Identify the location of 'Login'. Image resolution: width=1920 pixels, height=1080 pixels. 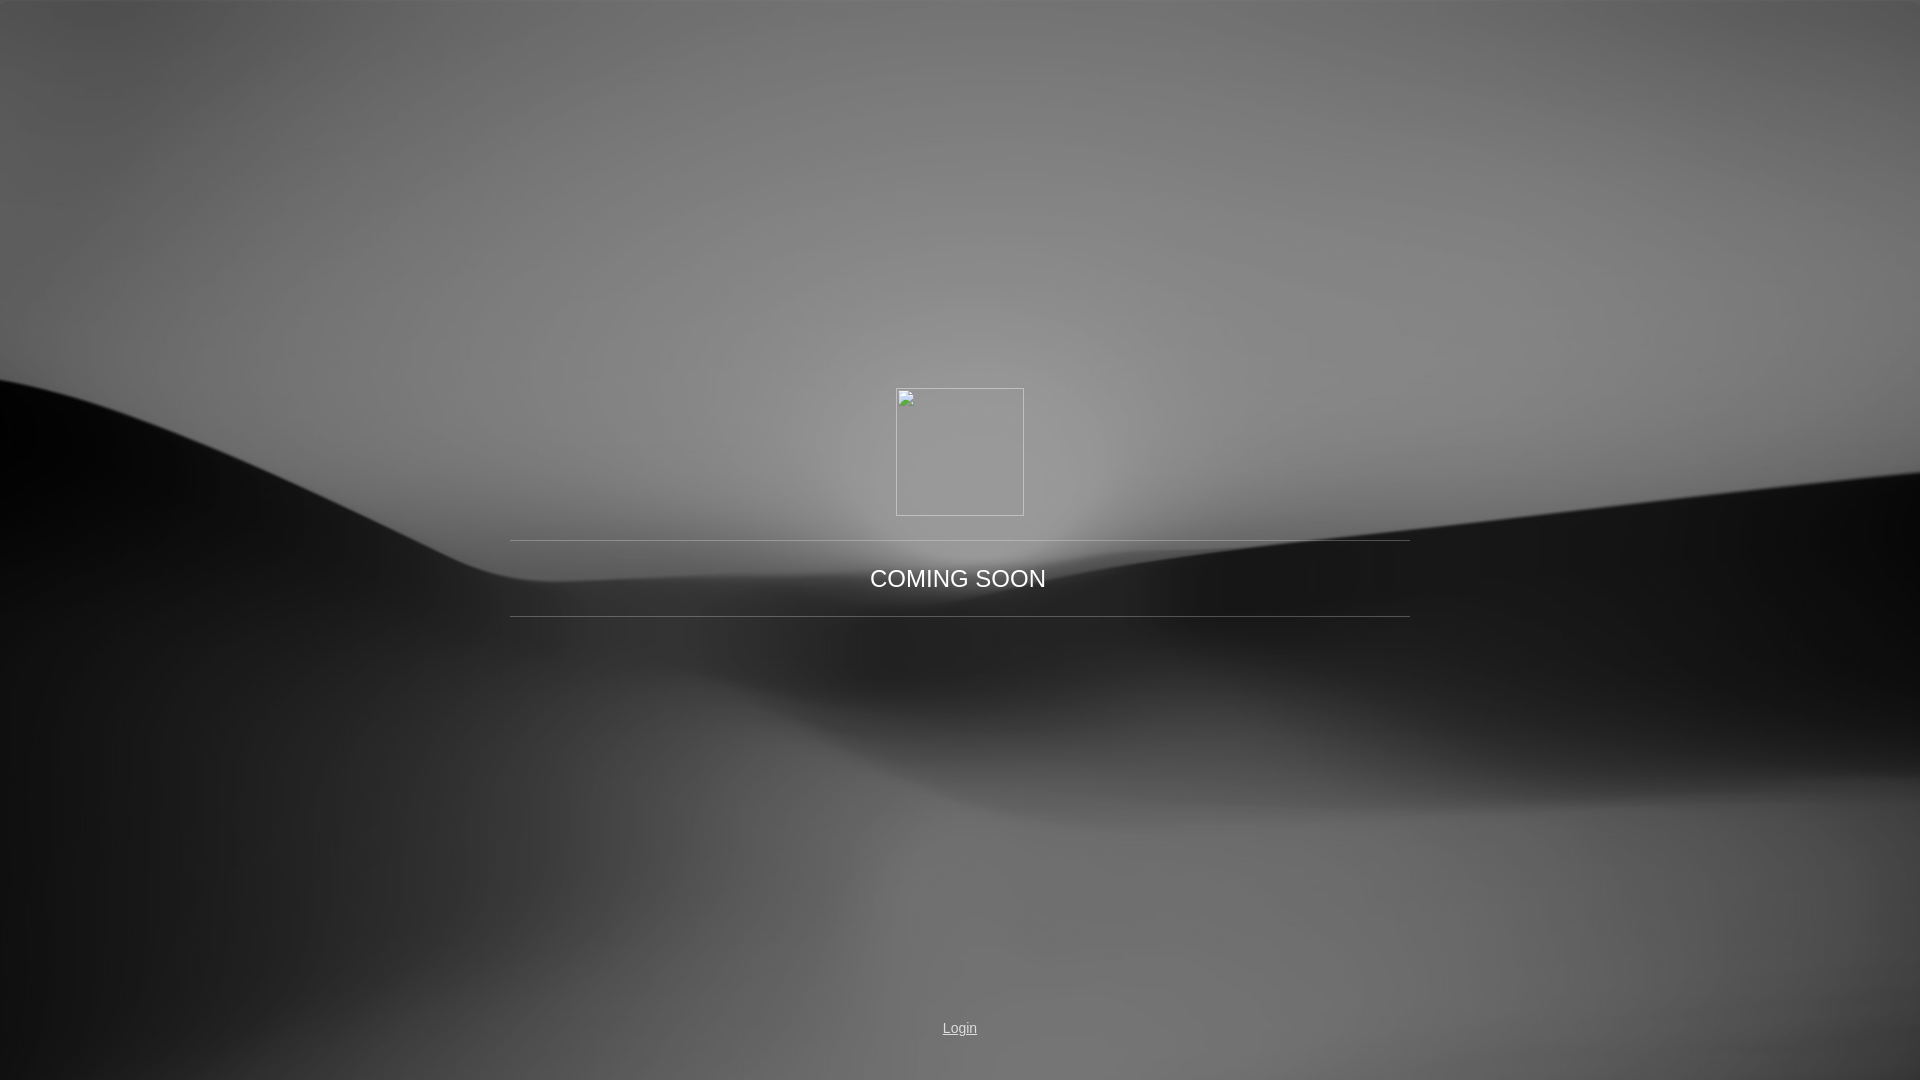
(960, 1028).